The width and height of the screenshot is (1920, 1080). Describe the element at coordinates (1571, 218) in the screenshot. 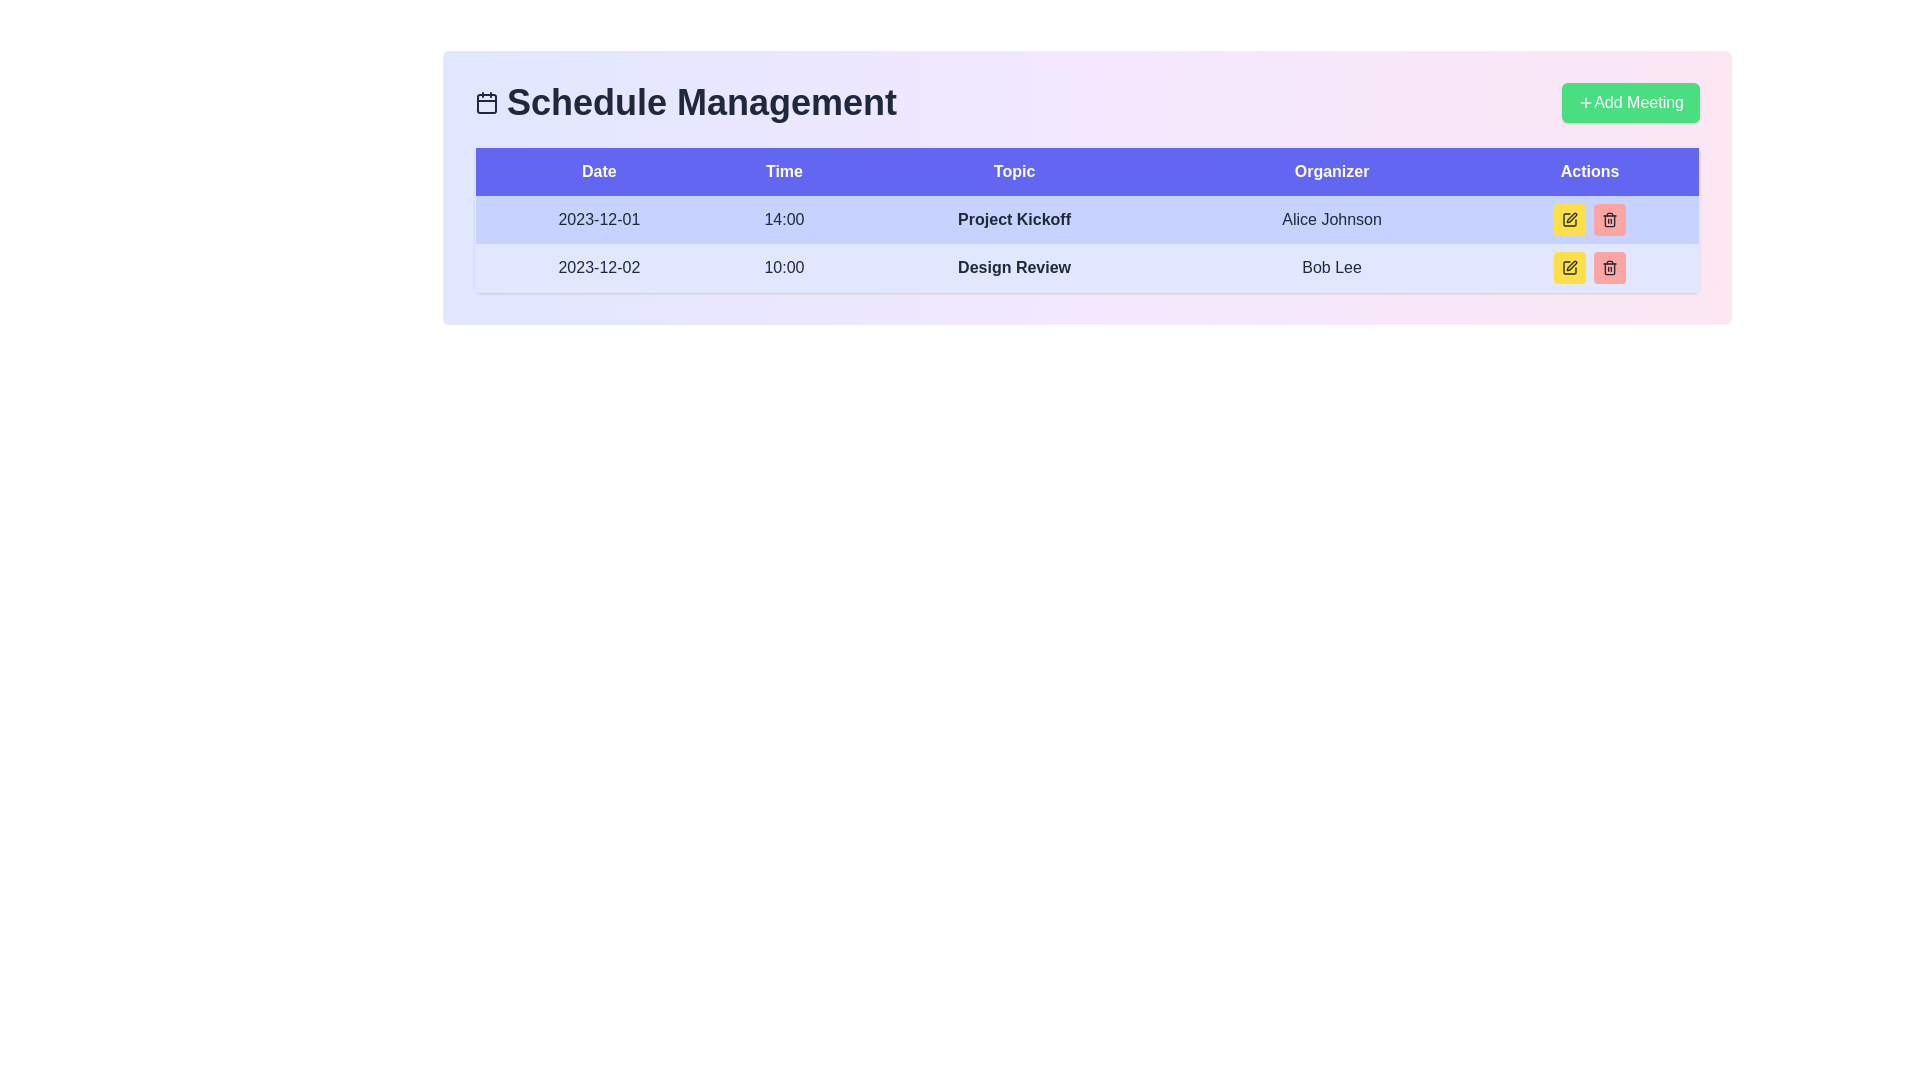

I see `the editing icon button located in the second row of the table's 'Actions' column` at that location.